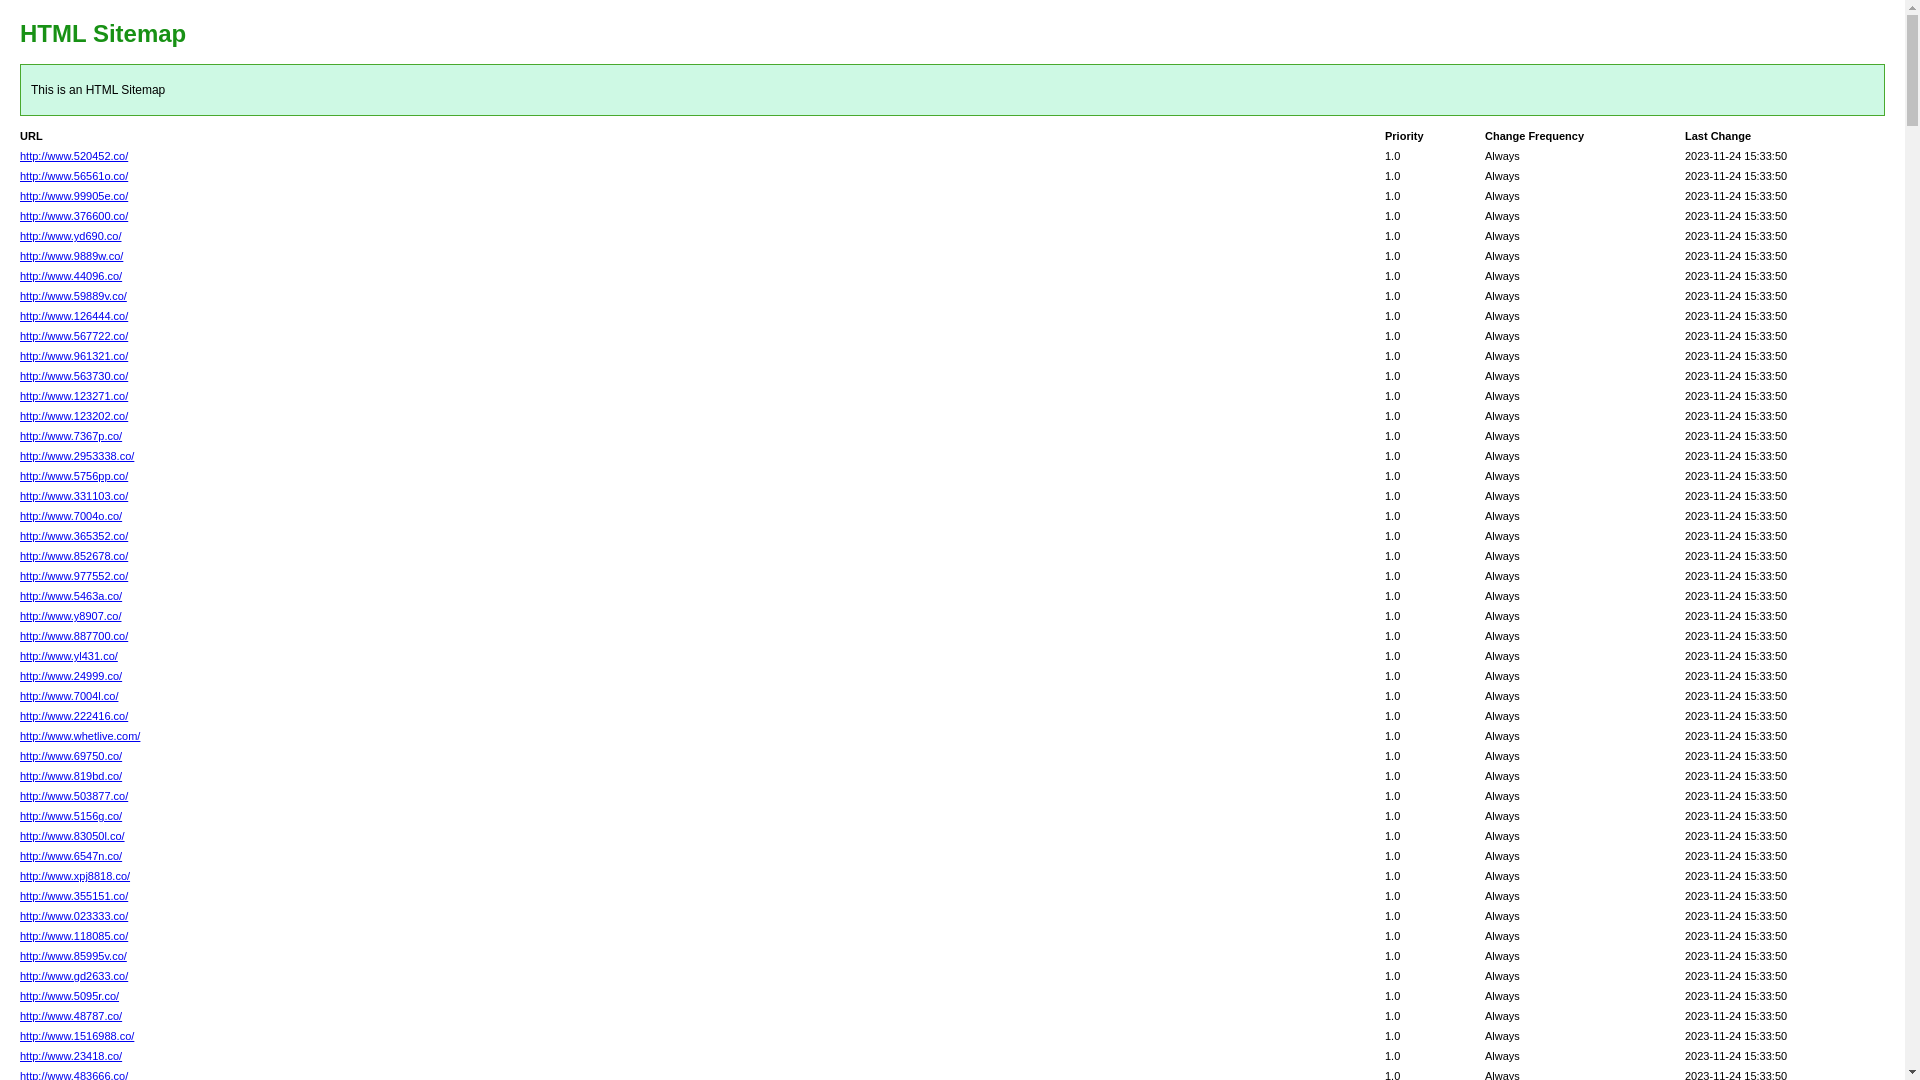 The image size is (1920, 1080). What do you see at coordinates (73, 354) in the screenshot?
I see `'http://www.961321.co/'` at bounding box center [73, 354].